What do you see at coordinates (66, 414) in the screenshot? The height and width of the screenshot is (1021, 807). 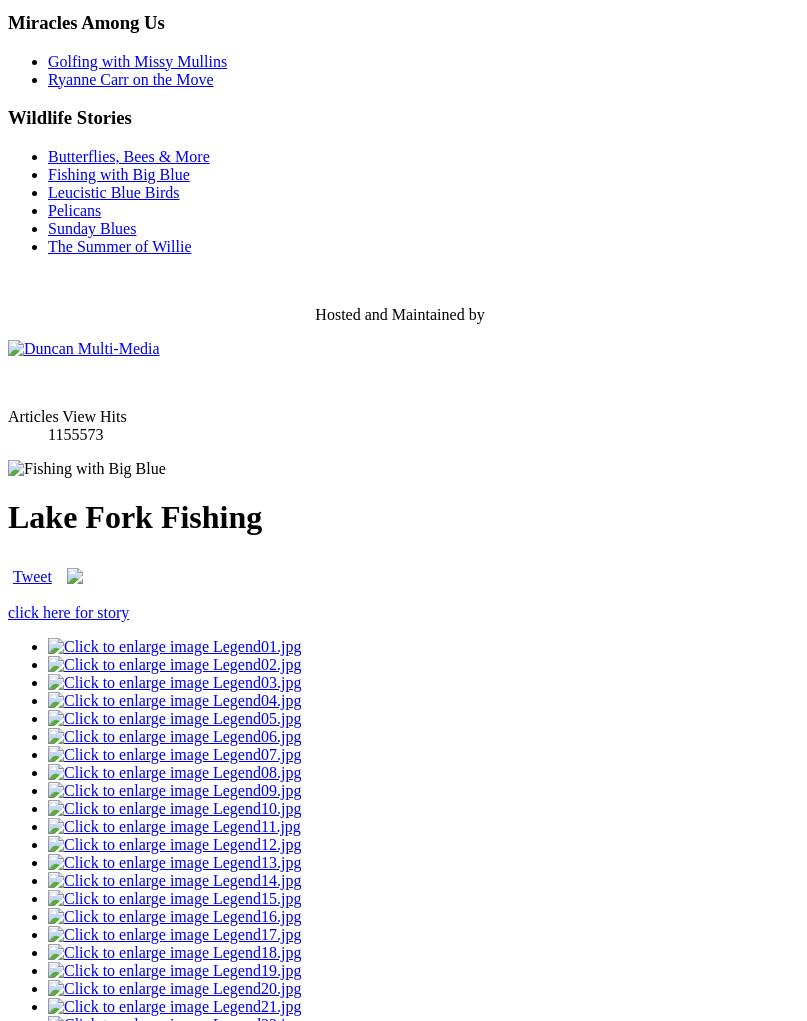 I see `'Articles View Hits'` at bounding box center [66, 414].